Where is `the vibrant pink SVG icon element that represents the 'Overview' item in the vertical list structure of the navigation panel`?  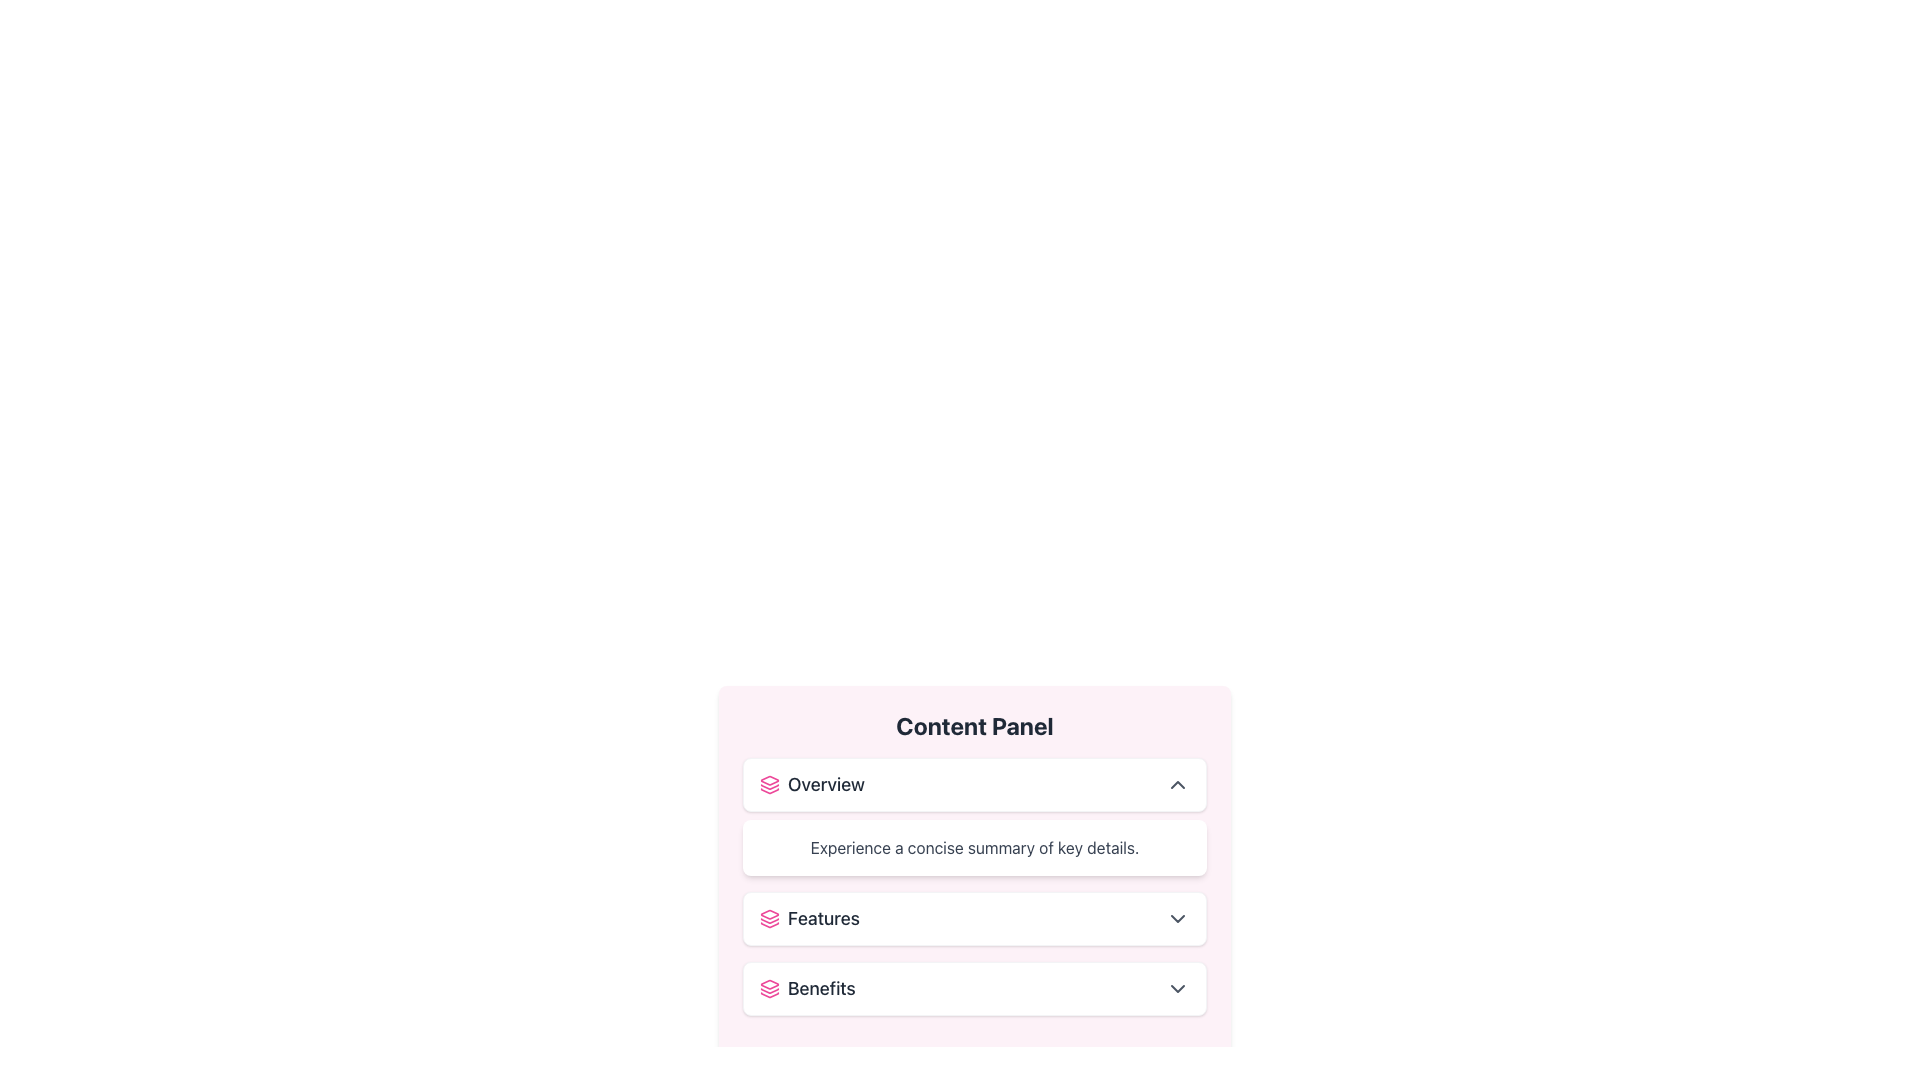 the vibrant pink SVG icon element that represents the 'Overview' item in the vertical list structure of the navigation panel is located at coordinates (768, 779).